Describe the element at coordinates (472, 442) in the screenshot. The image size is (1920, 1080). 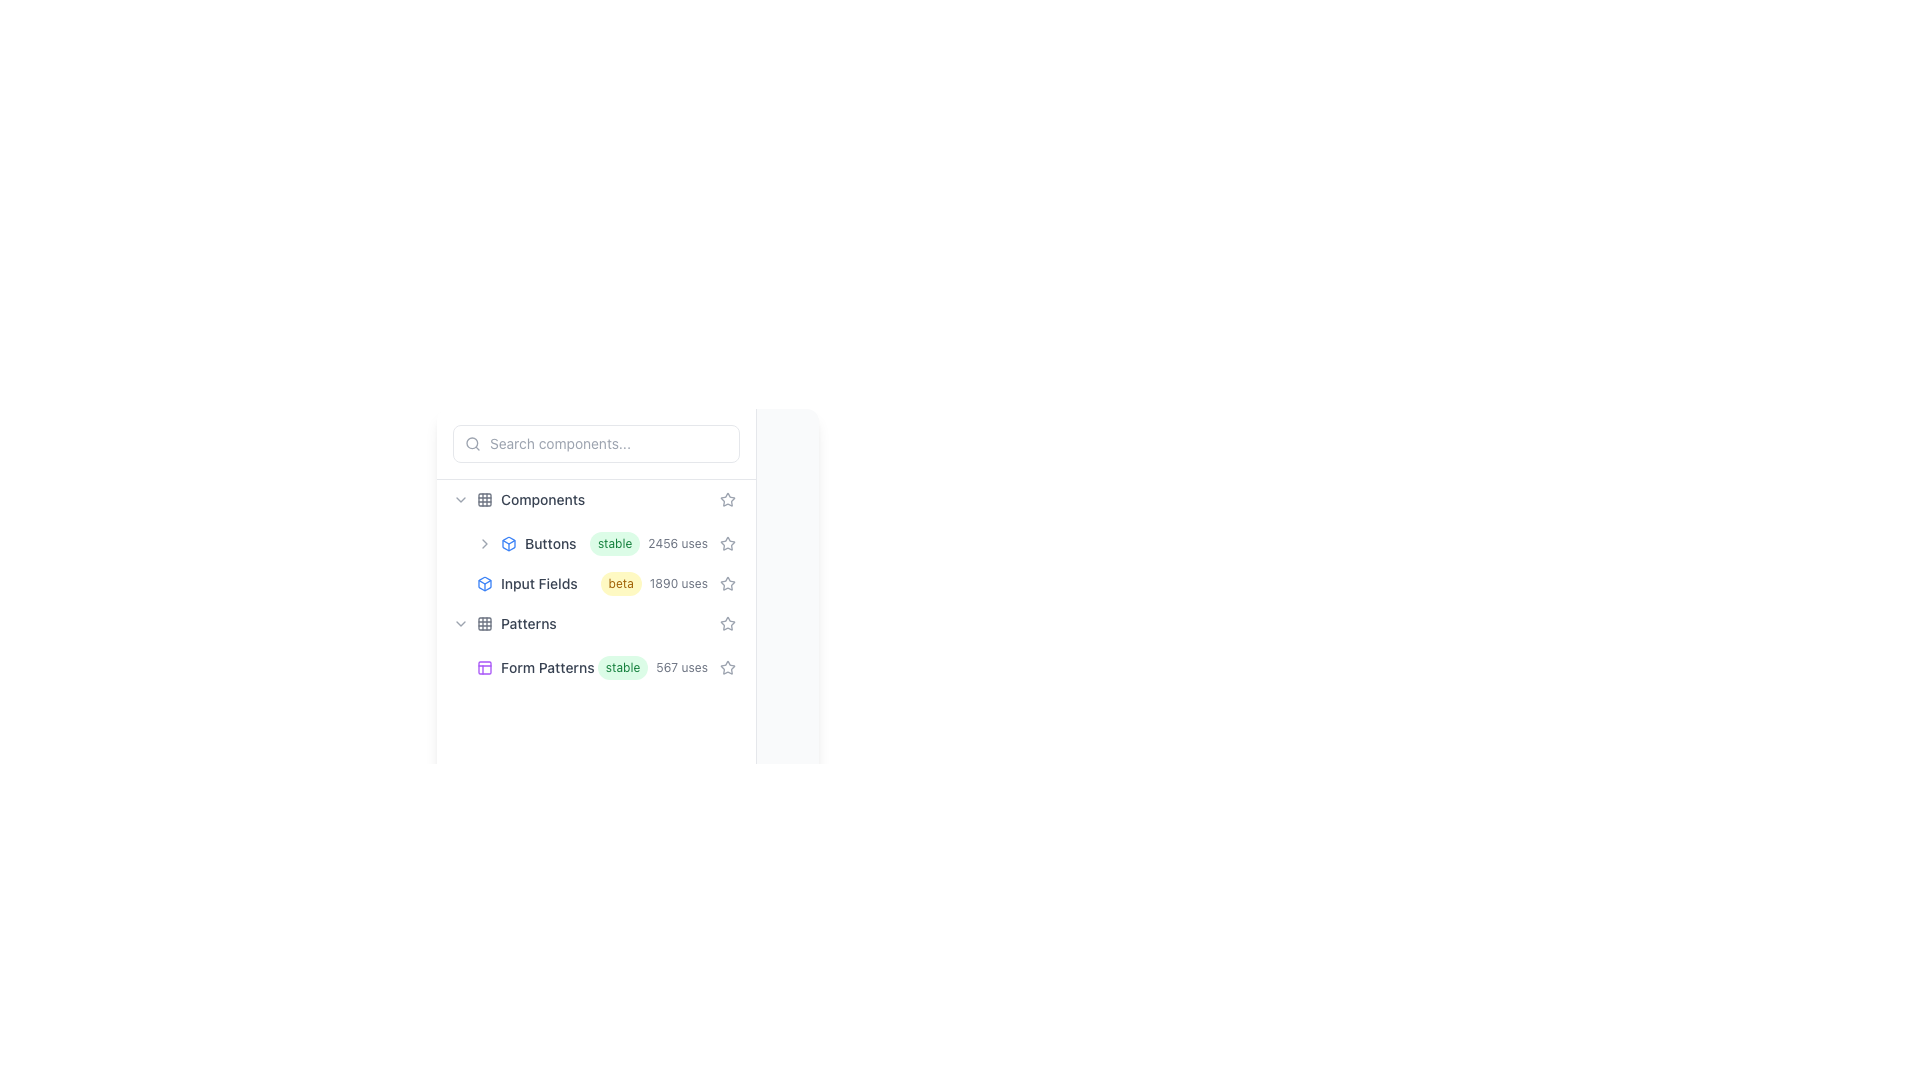
I see `the magnifying glass icon representing the search action, which is positioned at the leftmost side of the search bar component` at that location.